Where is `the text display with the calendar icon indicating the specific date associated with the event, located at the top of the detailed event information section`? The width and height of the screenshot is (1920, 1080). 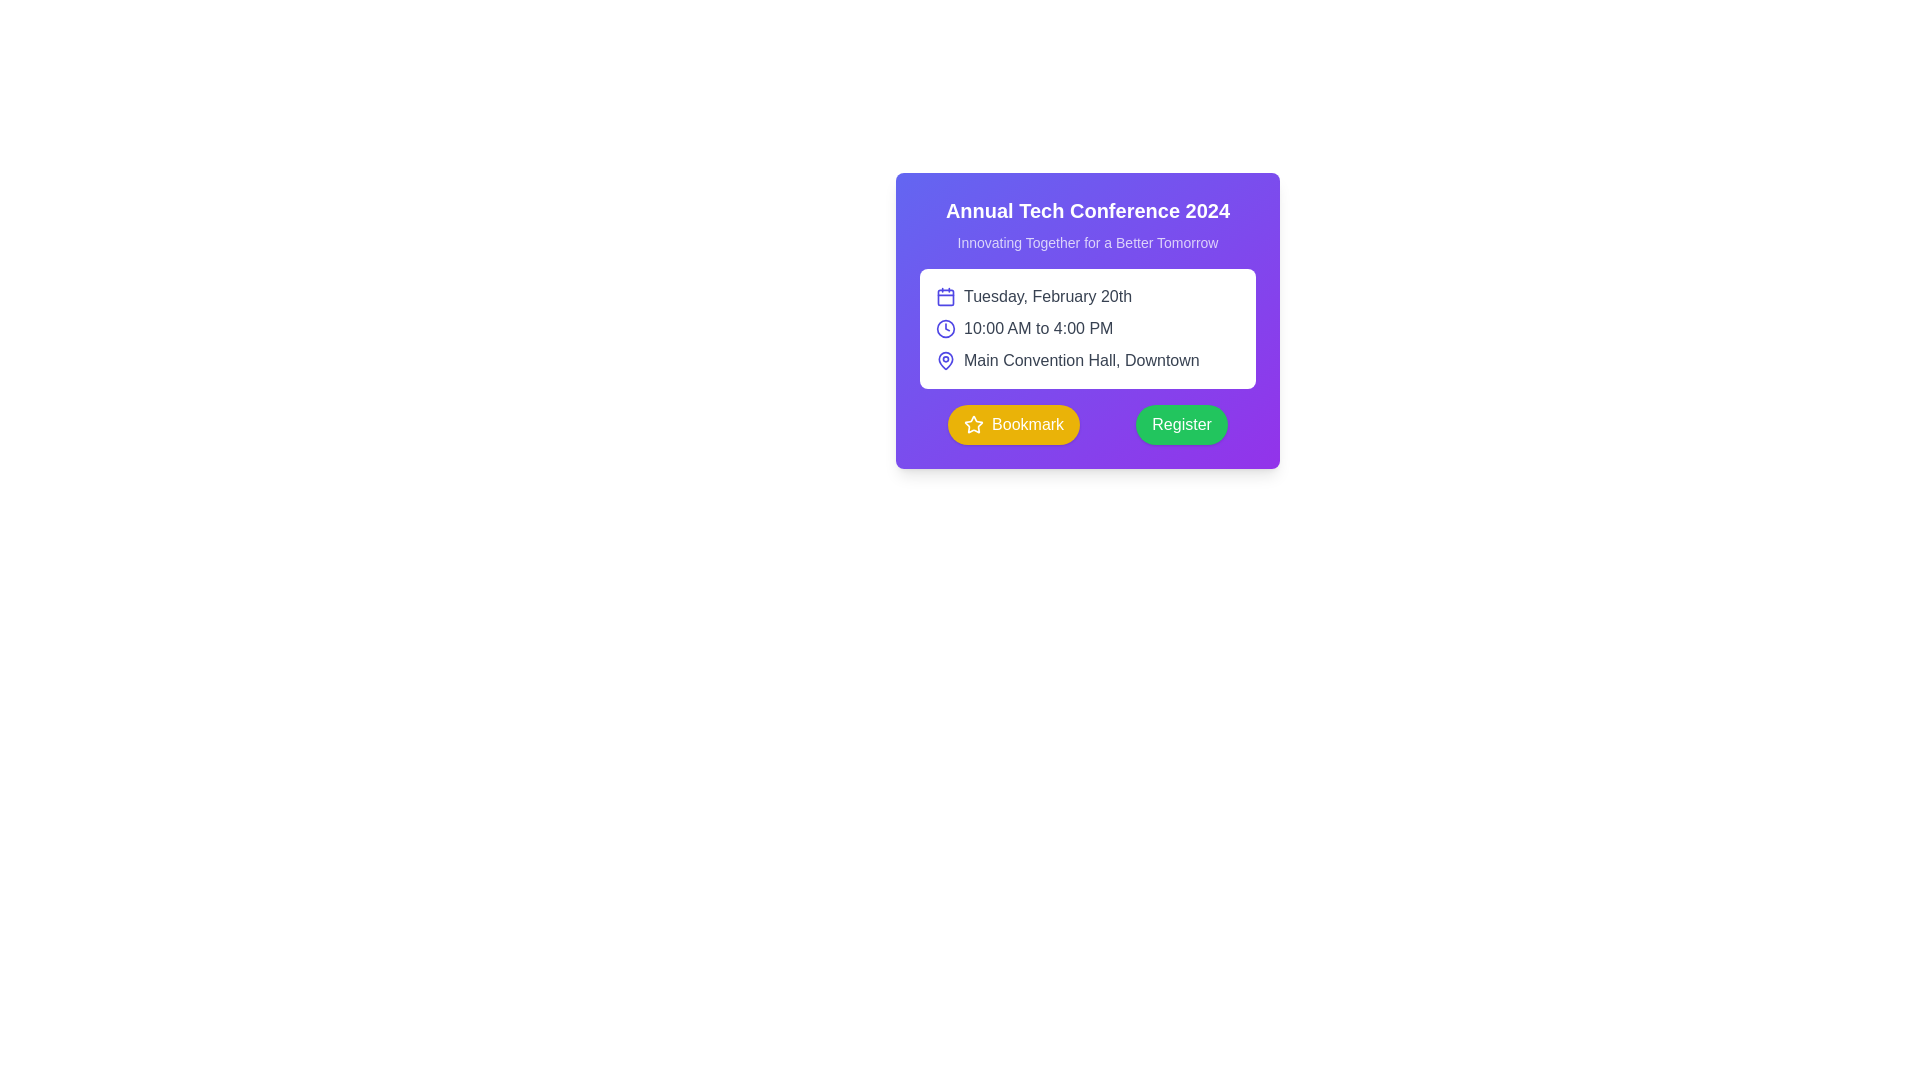
the text display with the calendar icon indicating the specific date associated with the event, located at the top of the detailed event information section is located at coordinates (1087, 297).